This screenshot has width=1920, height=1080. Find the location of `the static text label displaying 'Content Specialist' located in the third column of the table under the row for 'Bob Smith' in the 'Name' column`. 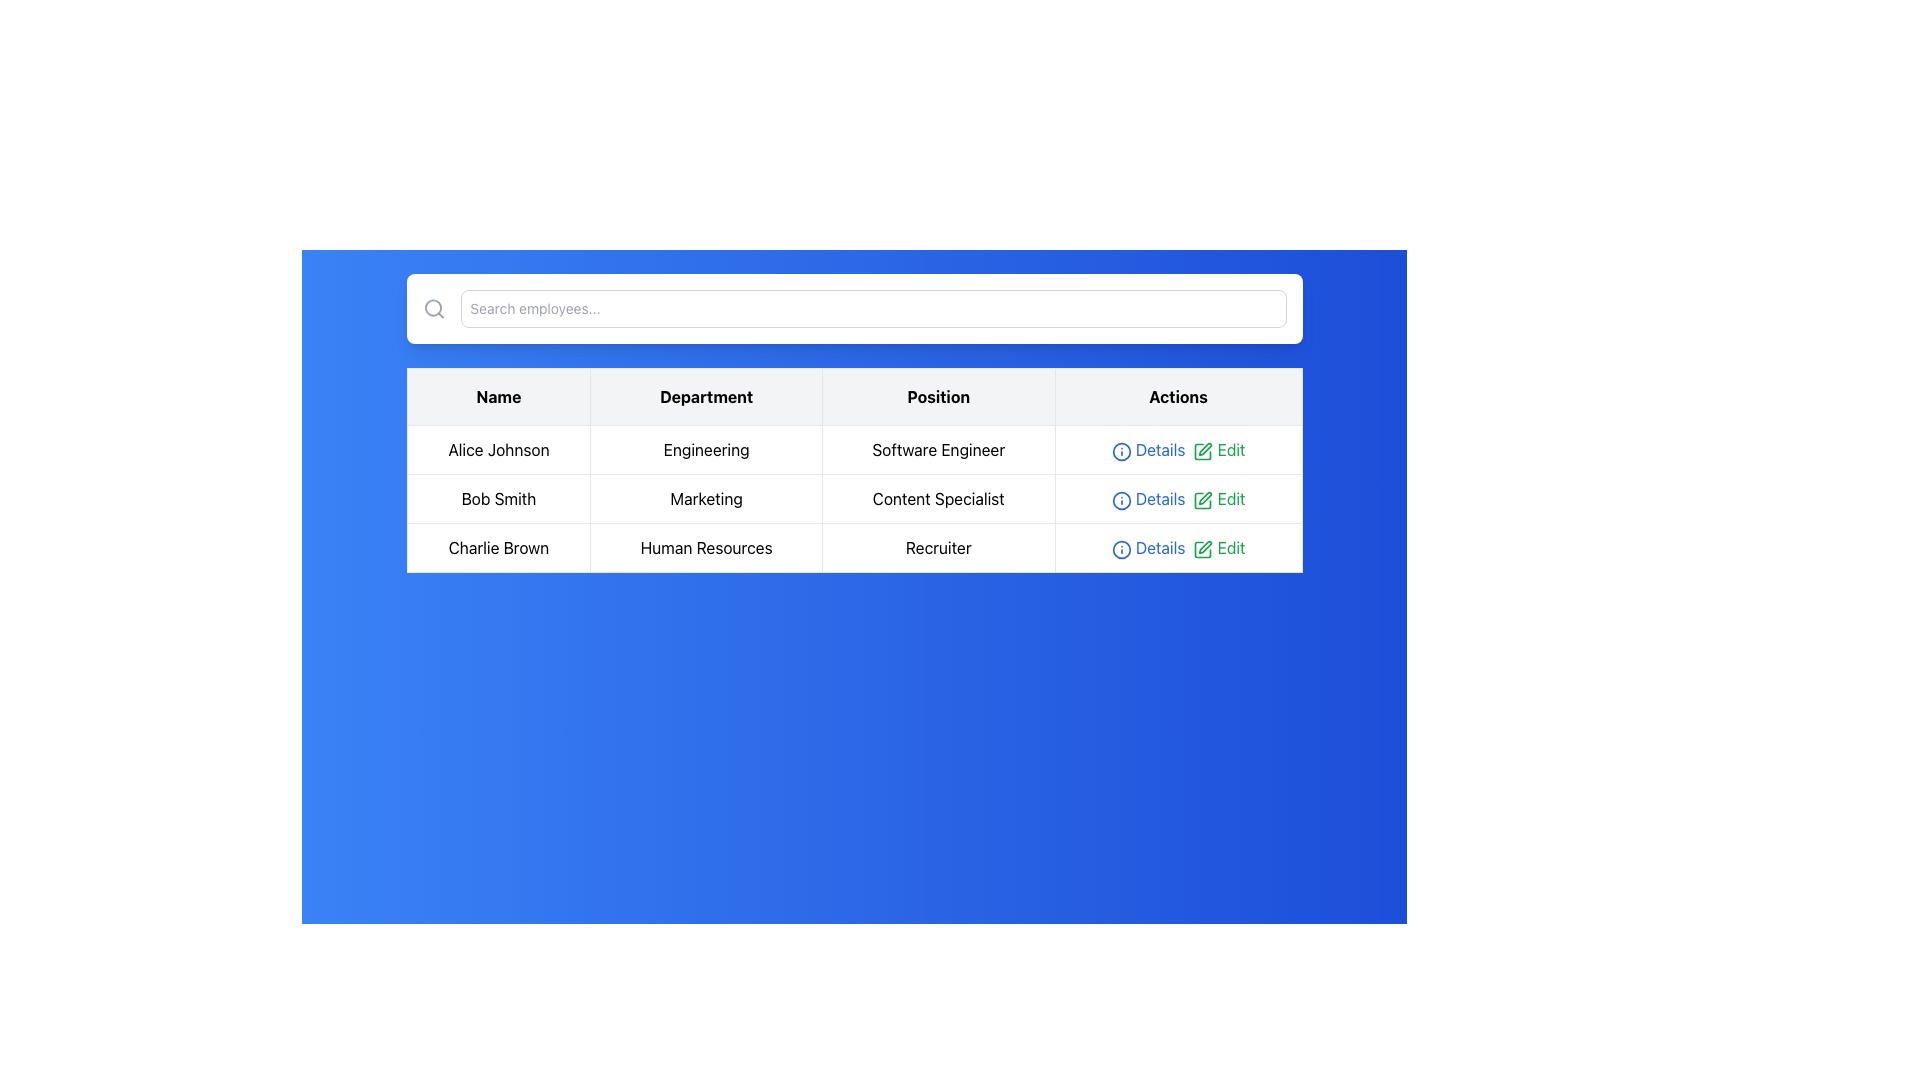

the static text label displaying 'Content Specialist' located in the third column of the table under the row for 'Bob Smith' in the 'Name' column is located at coordinates (937, 497).